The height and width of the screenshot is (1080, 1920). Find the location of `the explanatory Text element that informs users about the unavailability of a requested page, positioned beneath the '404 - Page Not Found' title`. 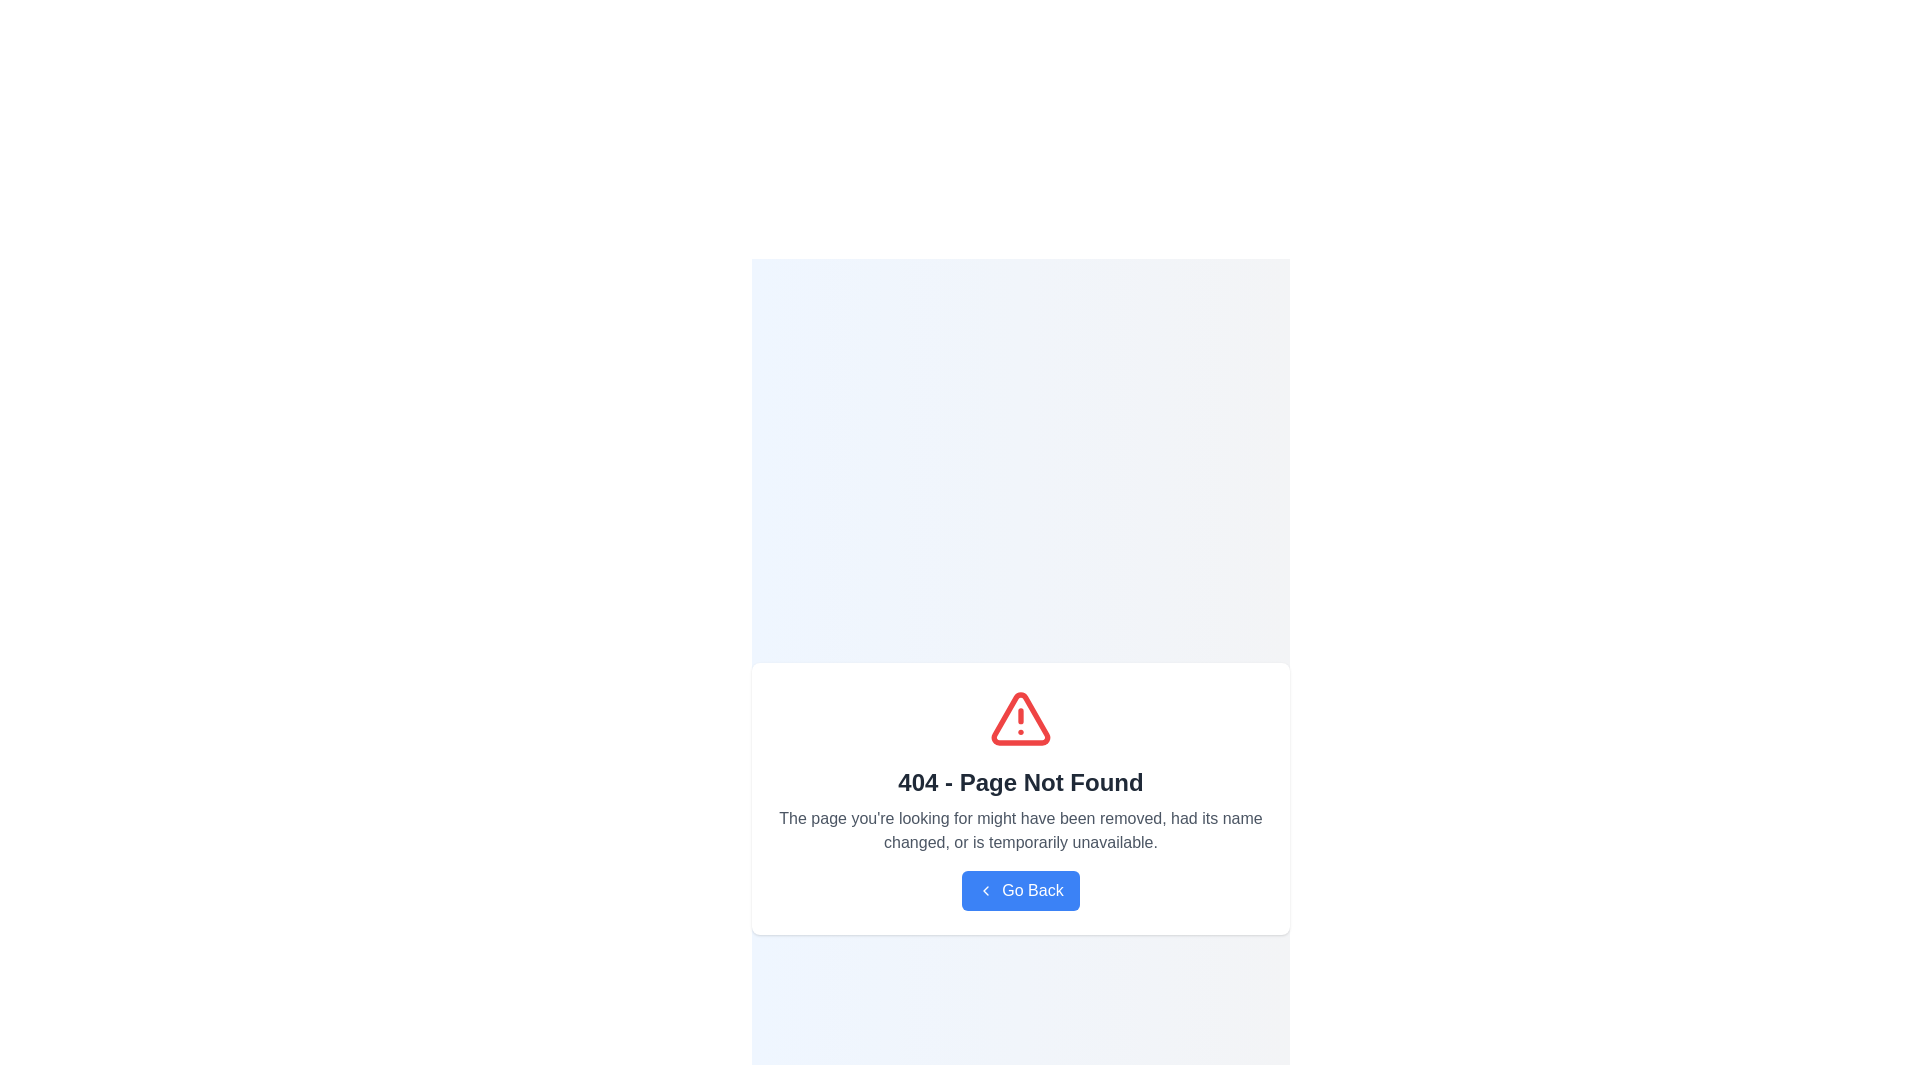

the explanatory Text element that informs users about the unavailability of a requested page, positioned beneath the '404 - Page Not Found' title is located at coordinates (1021, 830).